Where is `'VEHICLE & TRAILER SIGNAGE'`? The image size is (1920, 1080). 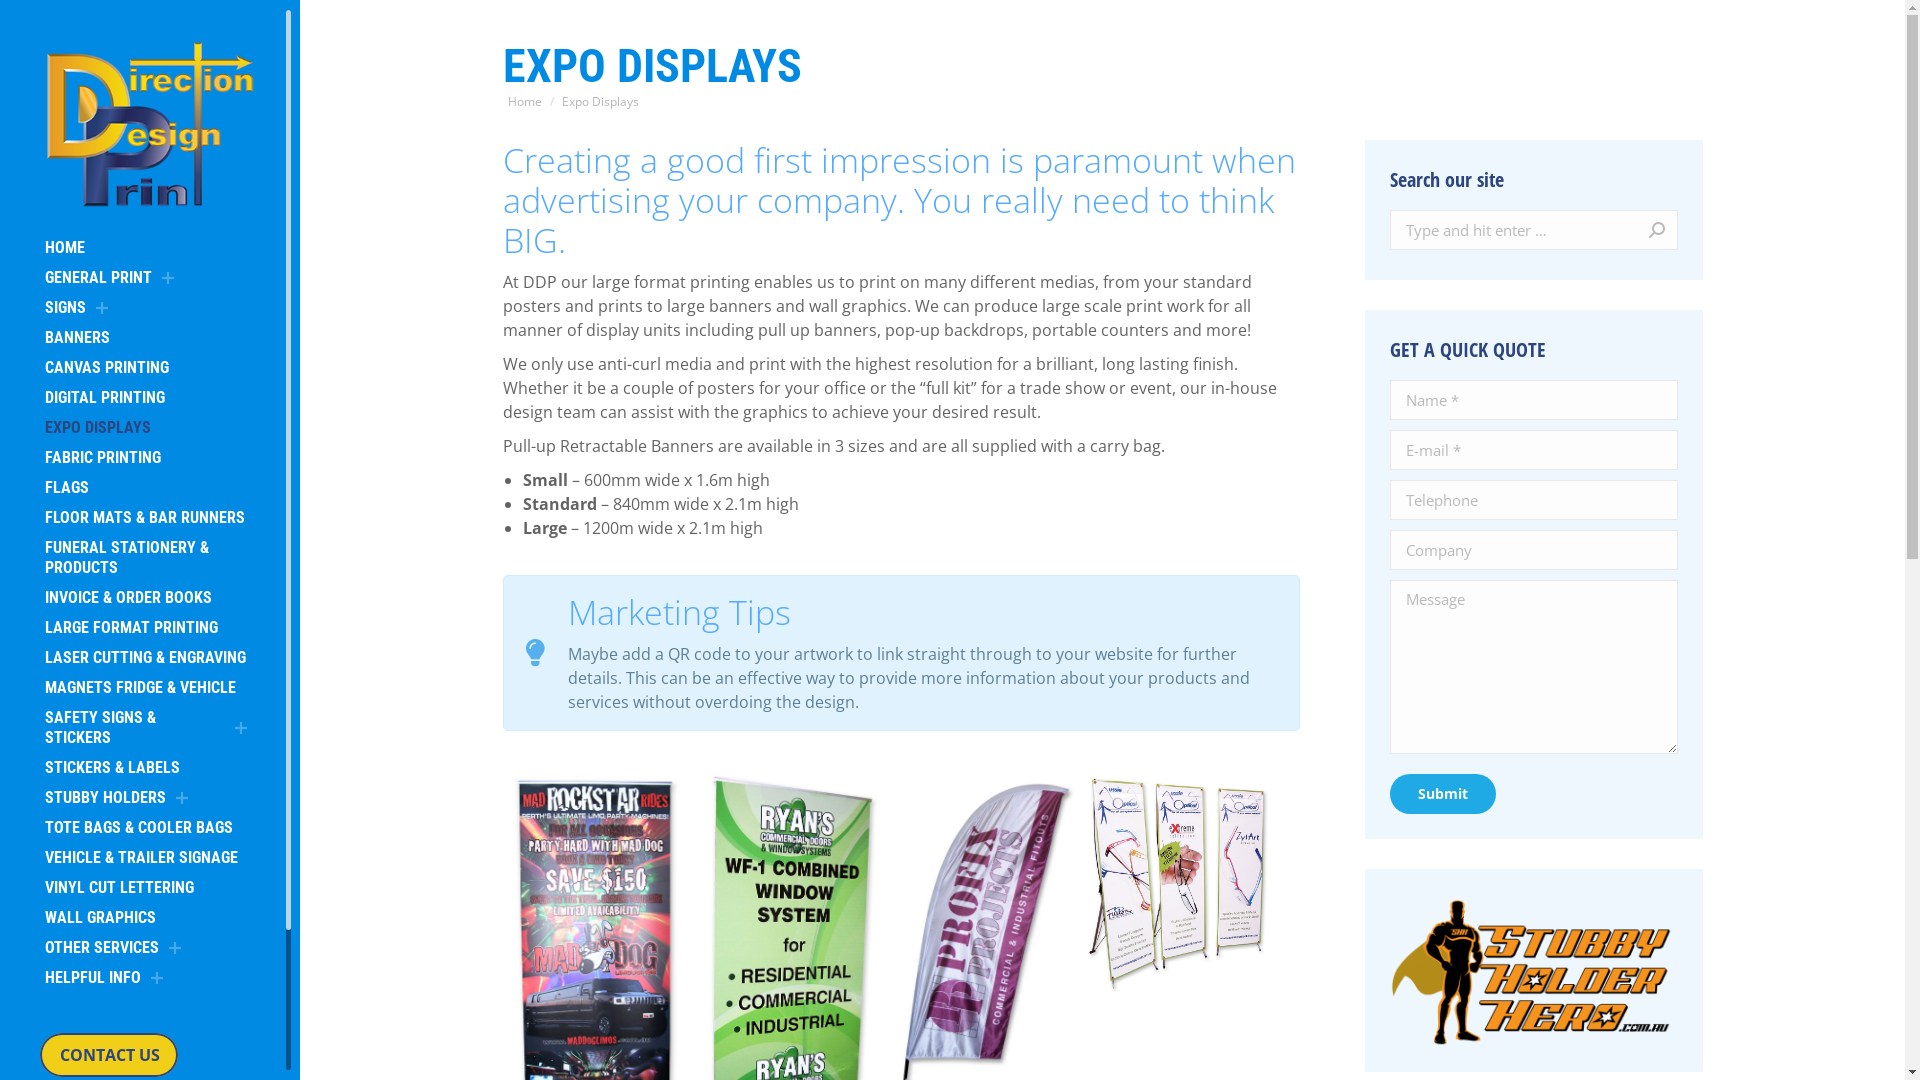 'VEHICLE & TRAILER SIGNAGE' is located at coordinates (140, 856).